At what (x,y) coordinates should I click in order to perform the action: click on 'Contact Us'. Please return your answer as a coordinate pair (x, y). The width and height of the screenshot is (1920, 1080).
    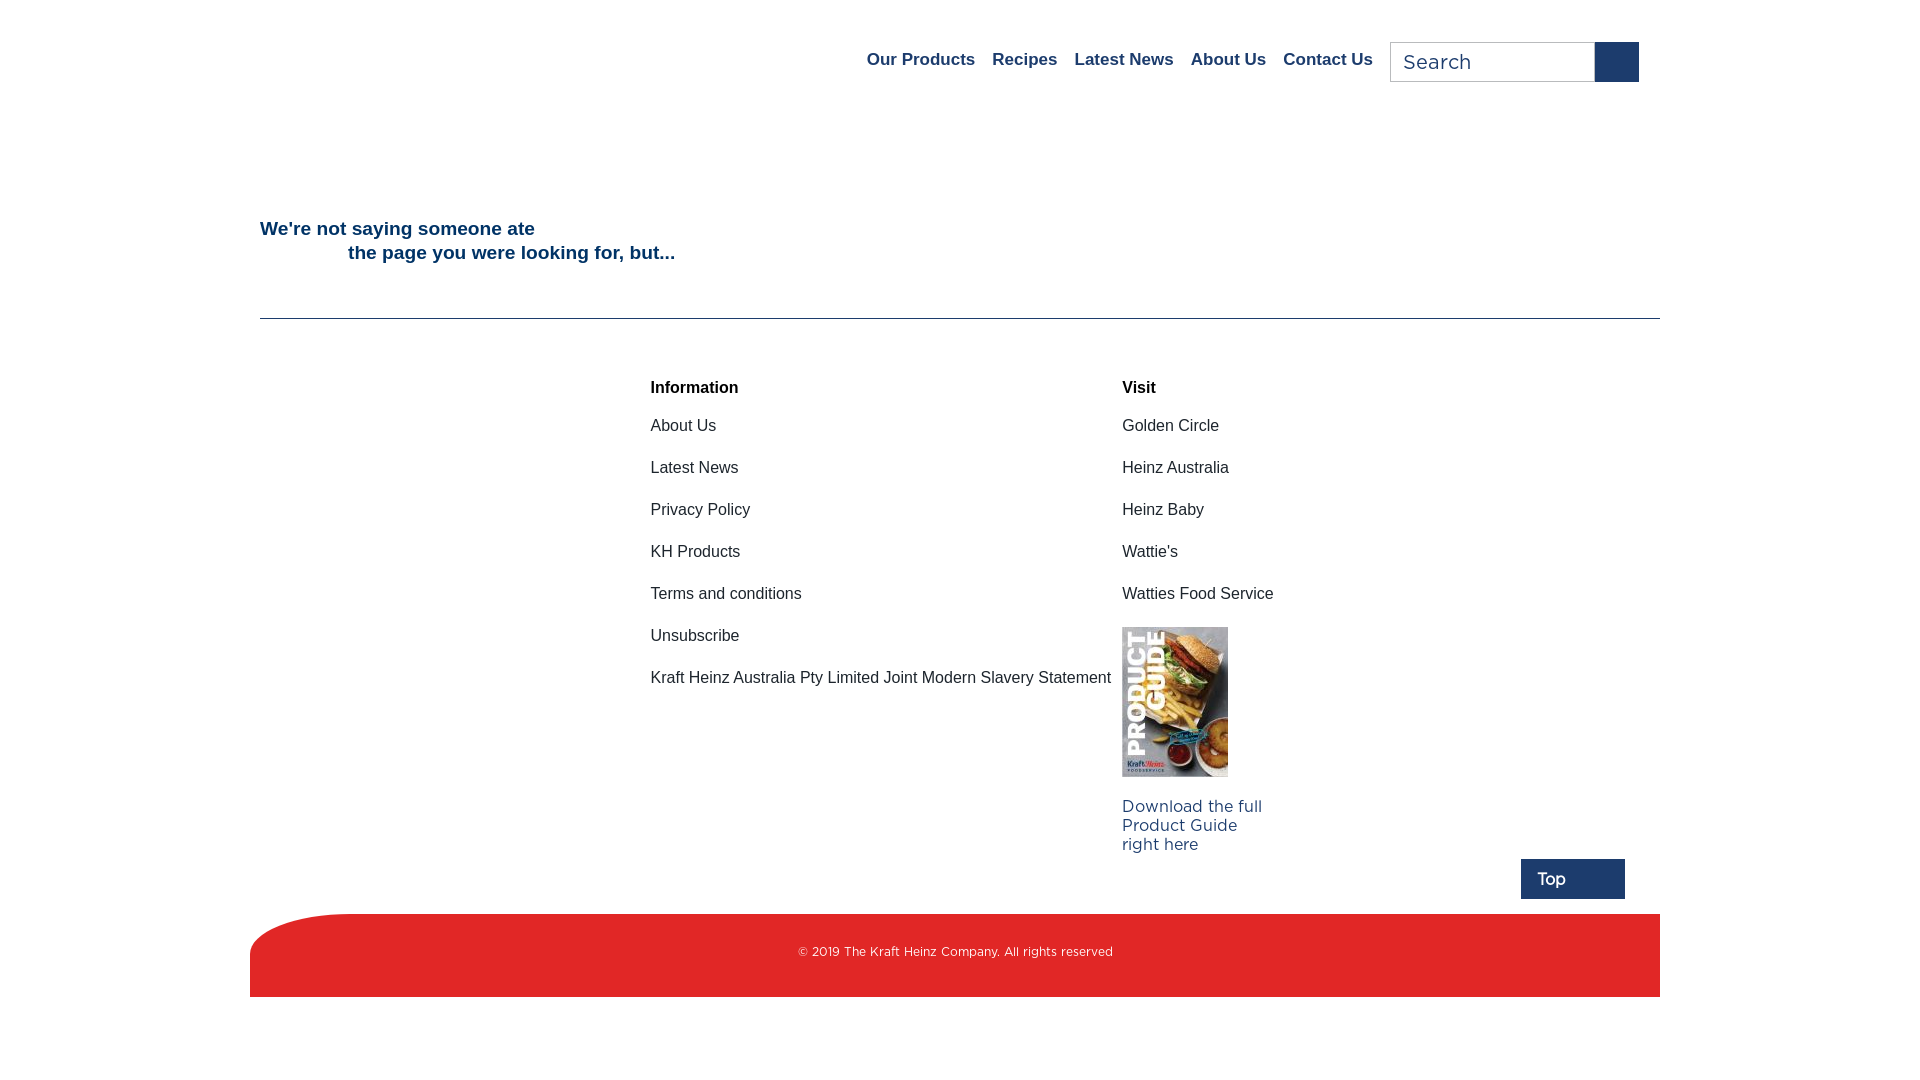
    Looking at the image, I should click on (1328, 59).